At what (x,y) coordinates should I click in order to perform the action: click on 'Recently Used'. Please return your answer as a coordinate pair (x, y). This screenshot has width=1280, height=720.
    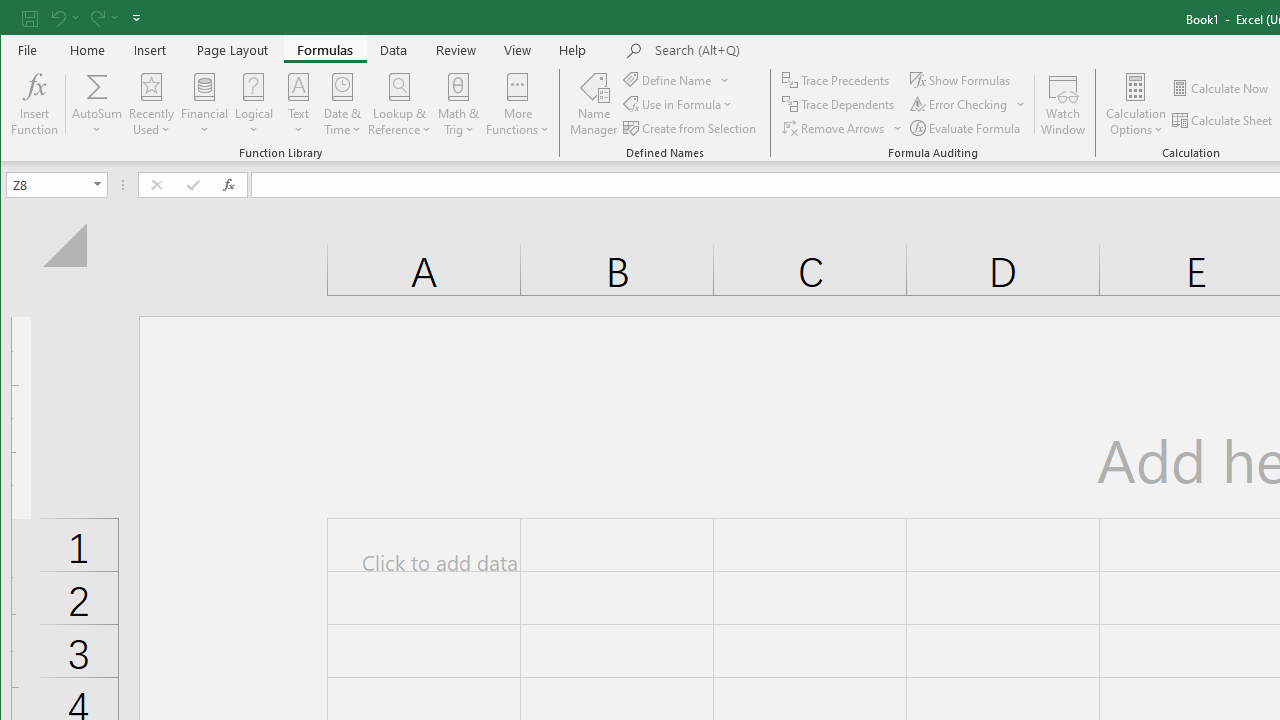
    Looking at the image, I should click on (150, 104).